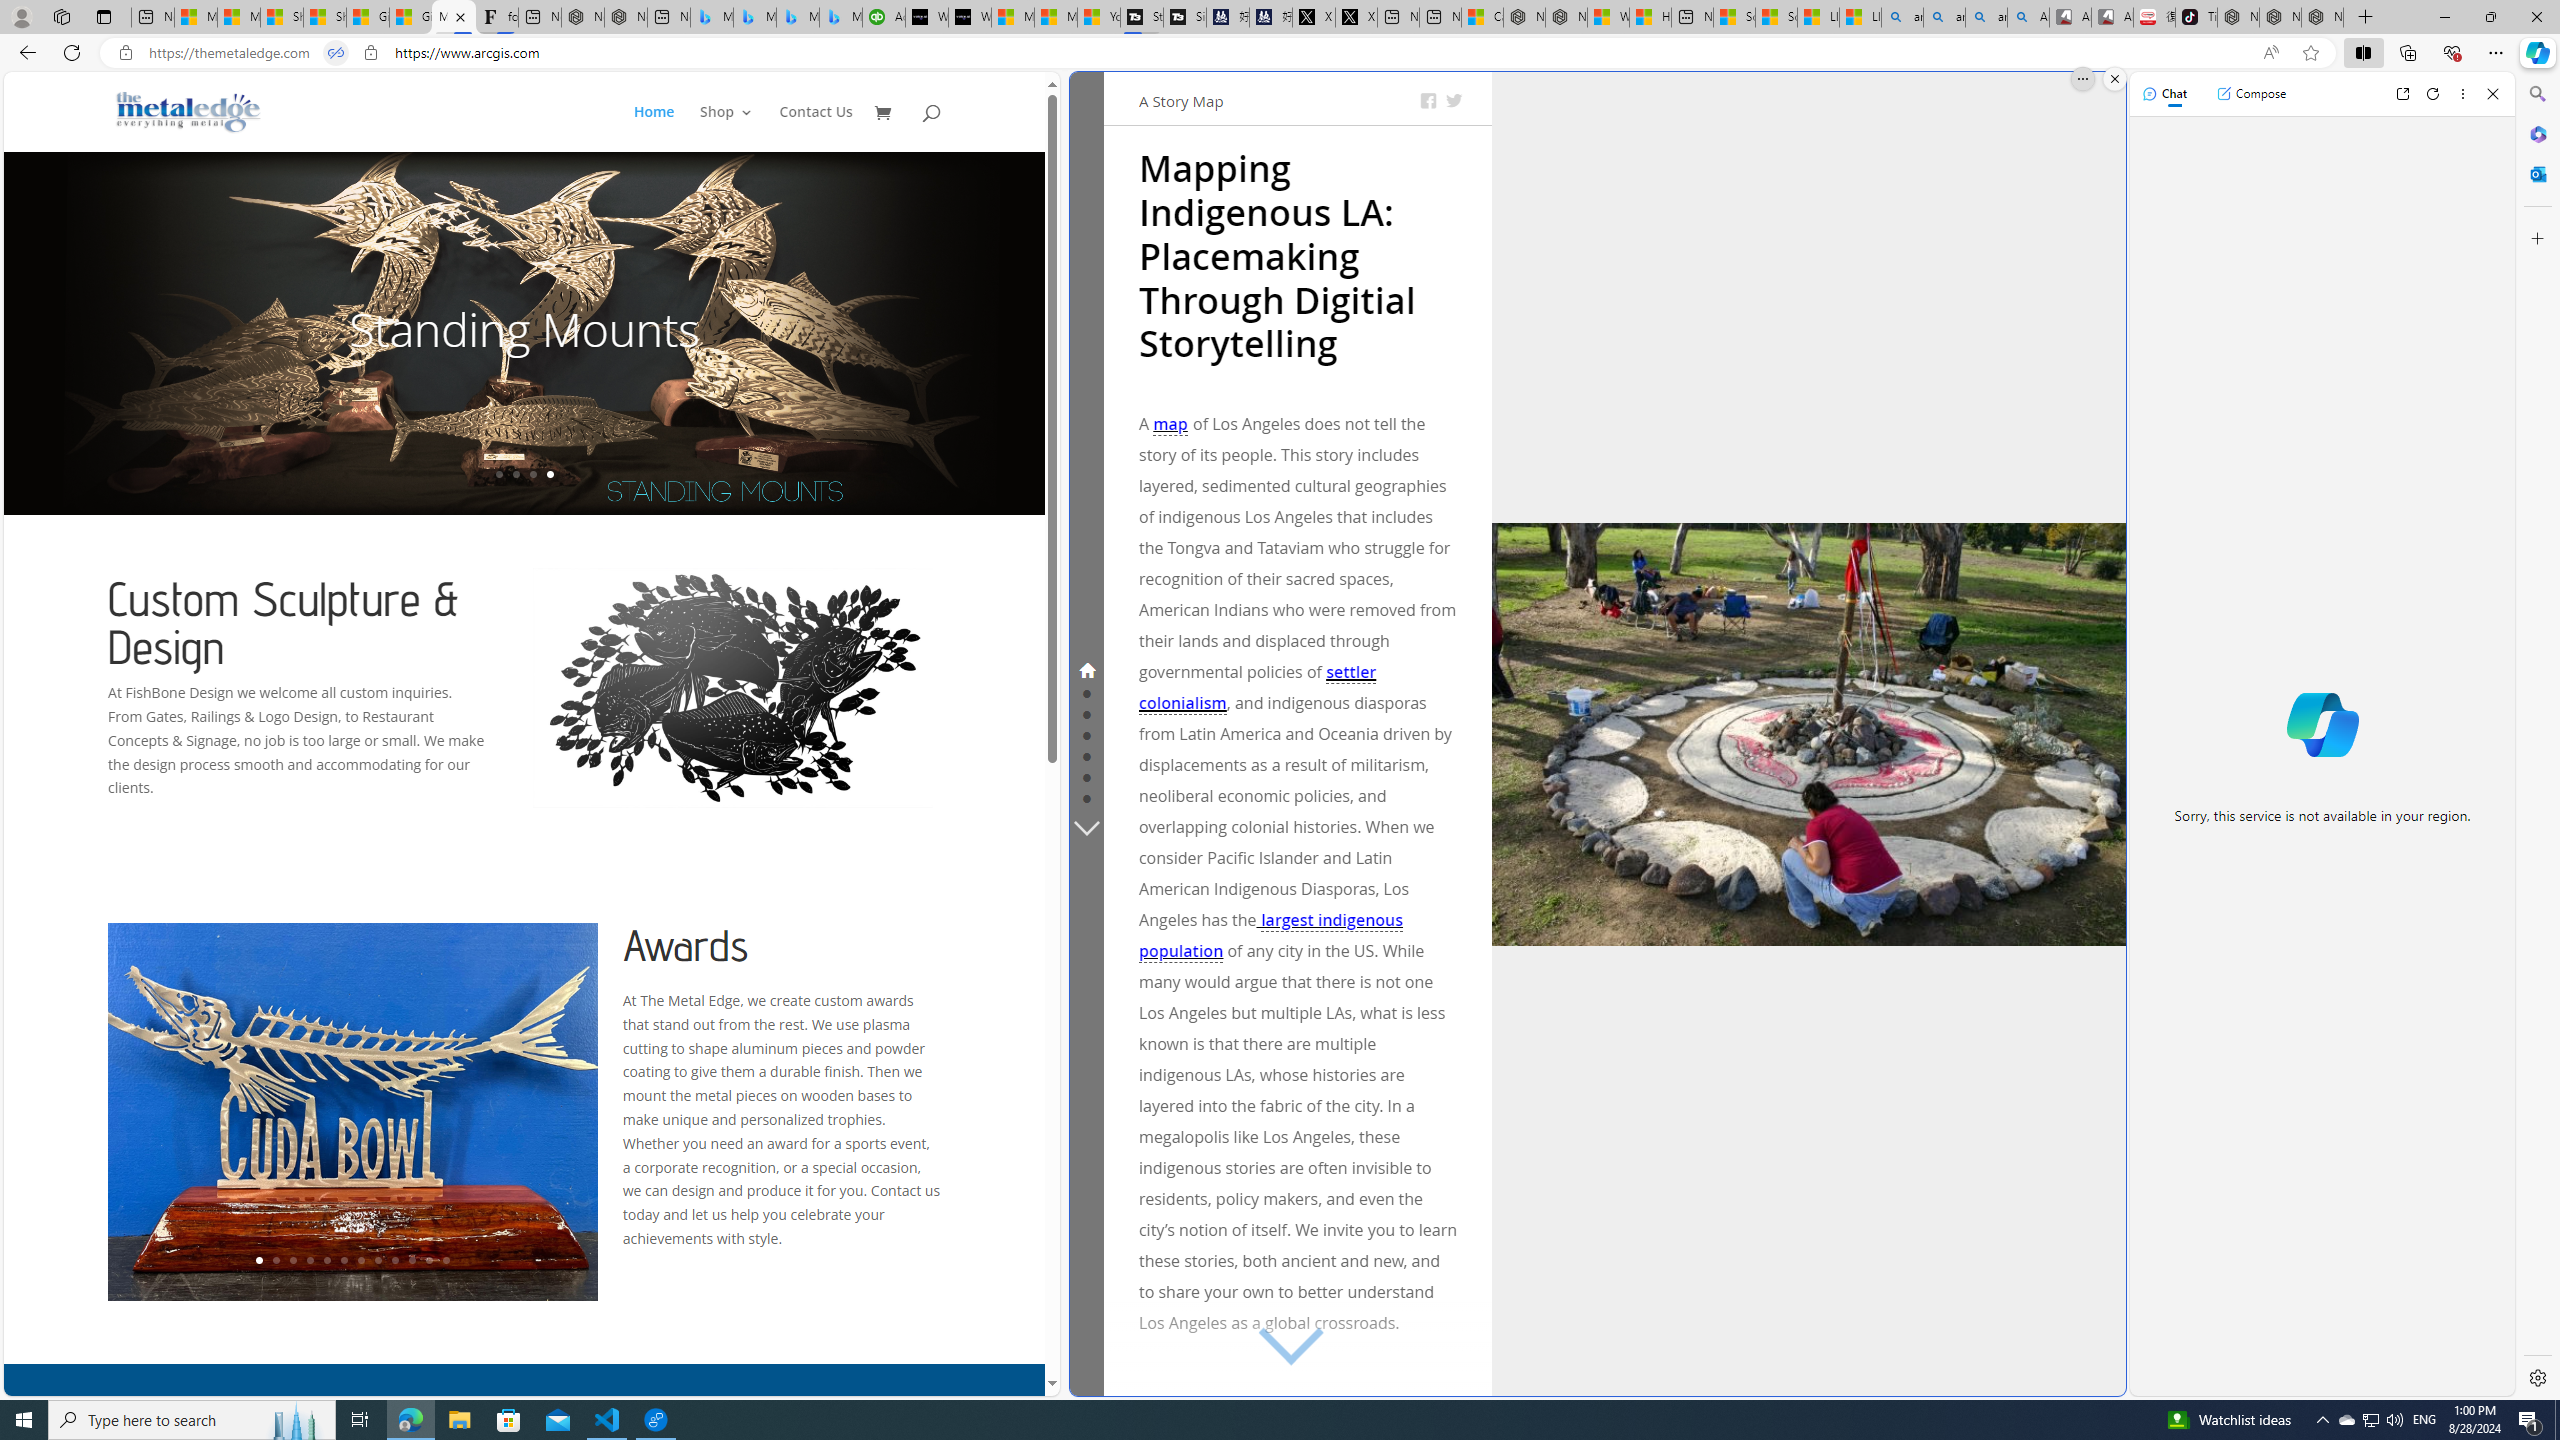 This screenshot has height=1440, width=2560. I want to click on 'More options.', so click(2082, 78).